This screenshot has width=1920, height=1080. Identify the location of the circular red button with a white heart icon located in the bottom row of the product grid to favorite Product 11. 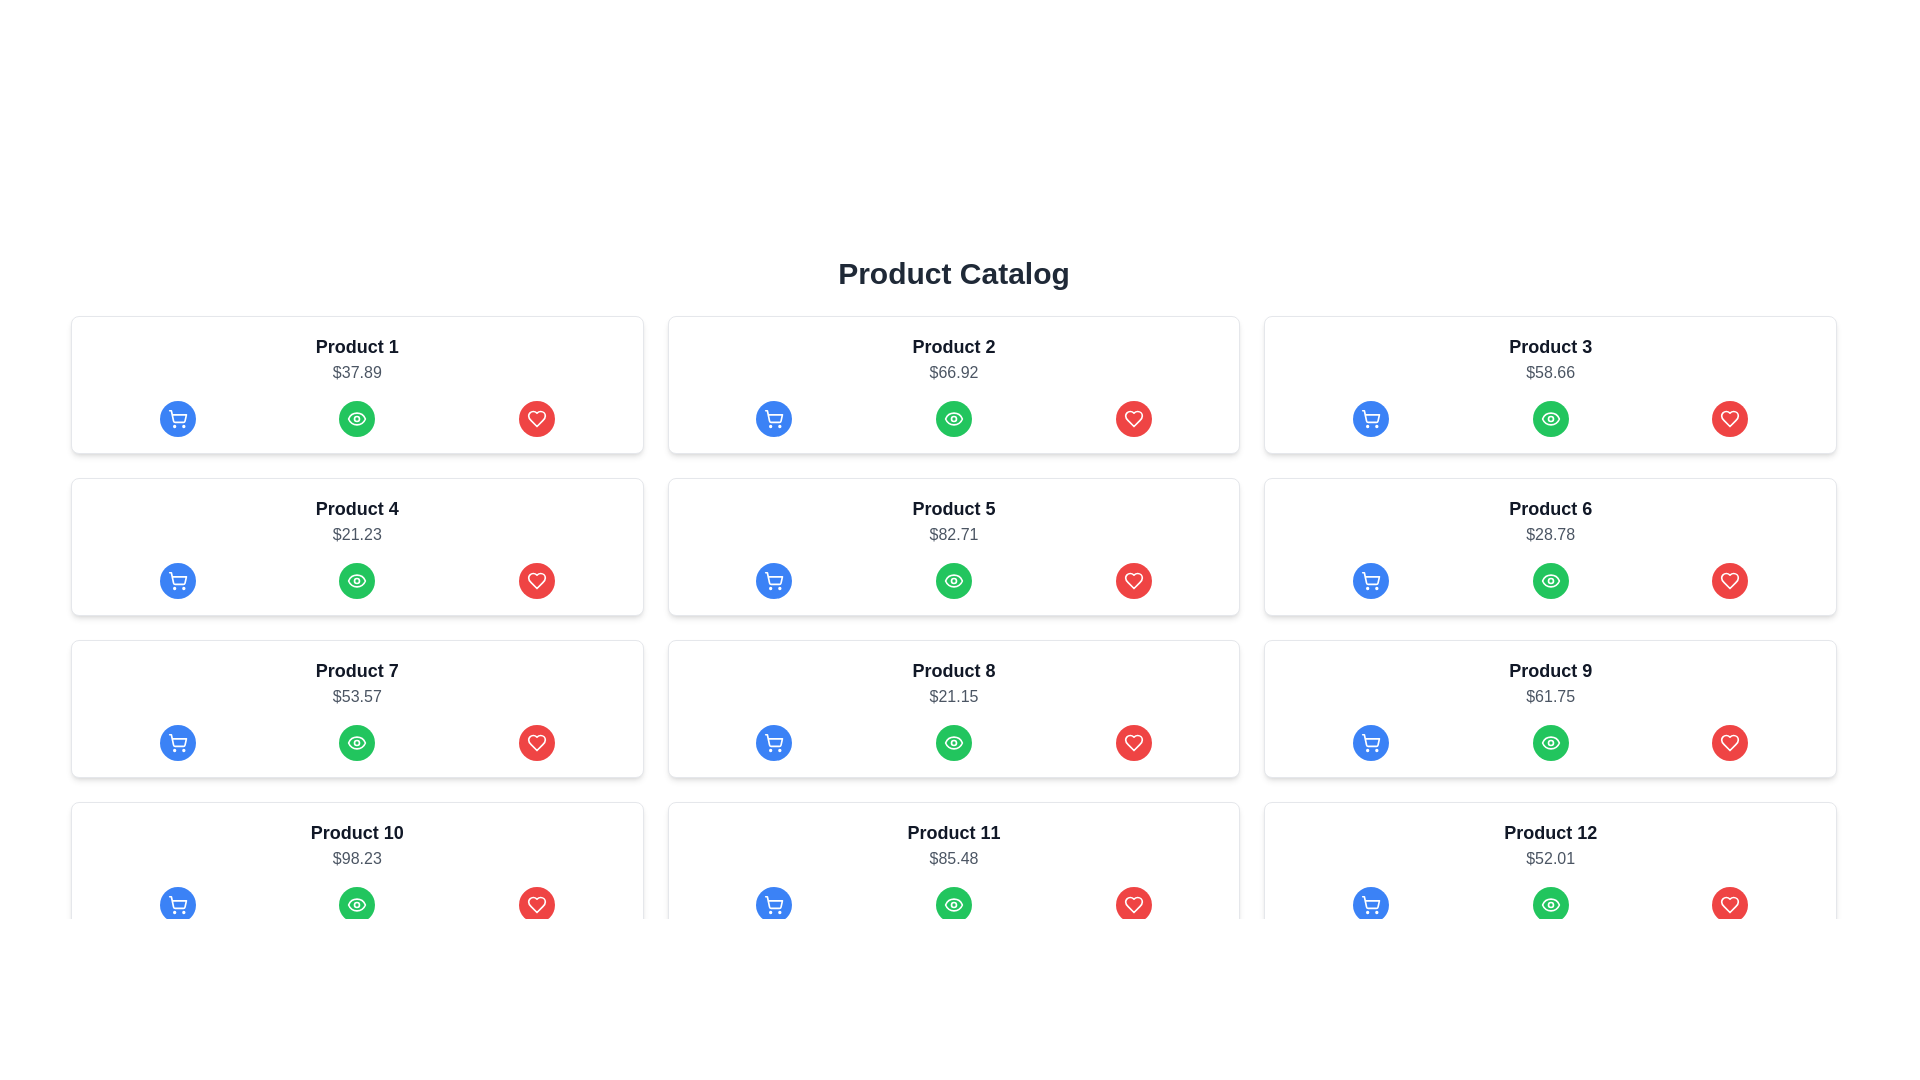
(1133, 905).